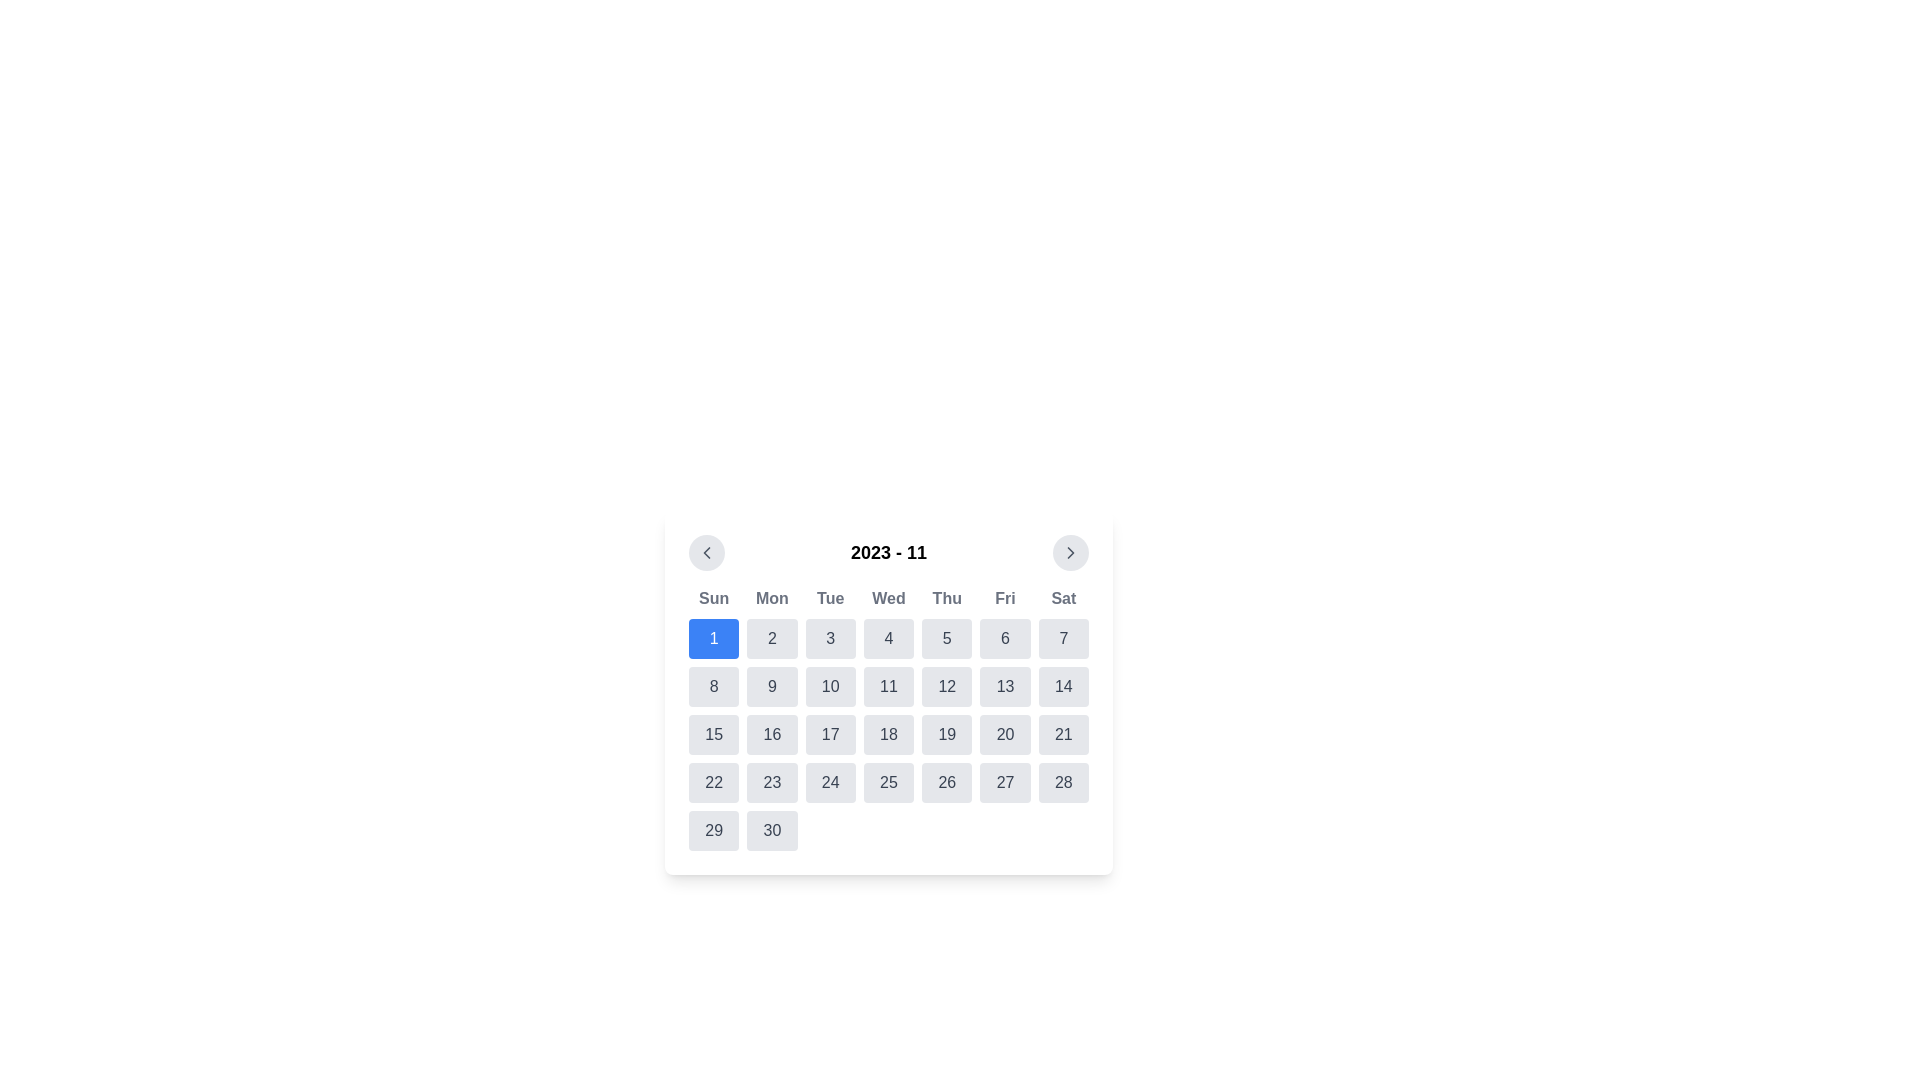 The width and height of the screenshot is (1920, 1080). Describe the element at coordinates (887, 735) in the screenshot. I see `the rectangular button with a light gray background that represents the date 18 in the calendar grid` at that location.